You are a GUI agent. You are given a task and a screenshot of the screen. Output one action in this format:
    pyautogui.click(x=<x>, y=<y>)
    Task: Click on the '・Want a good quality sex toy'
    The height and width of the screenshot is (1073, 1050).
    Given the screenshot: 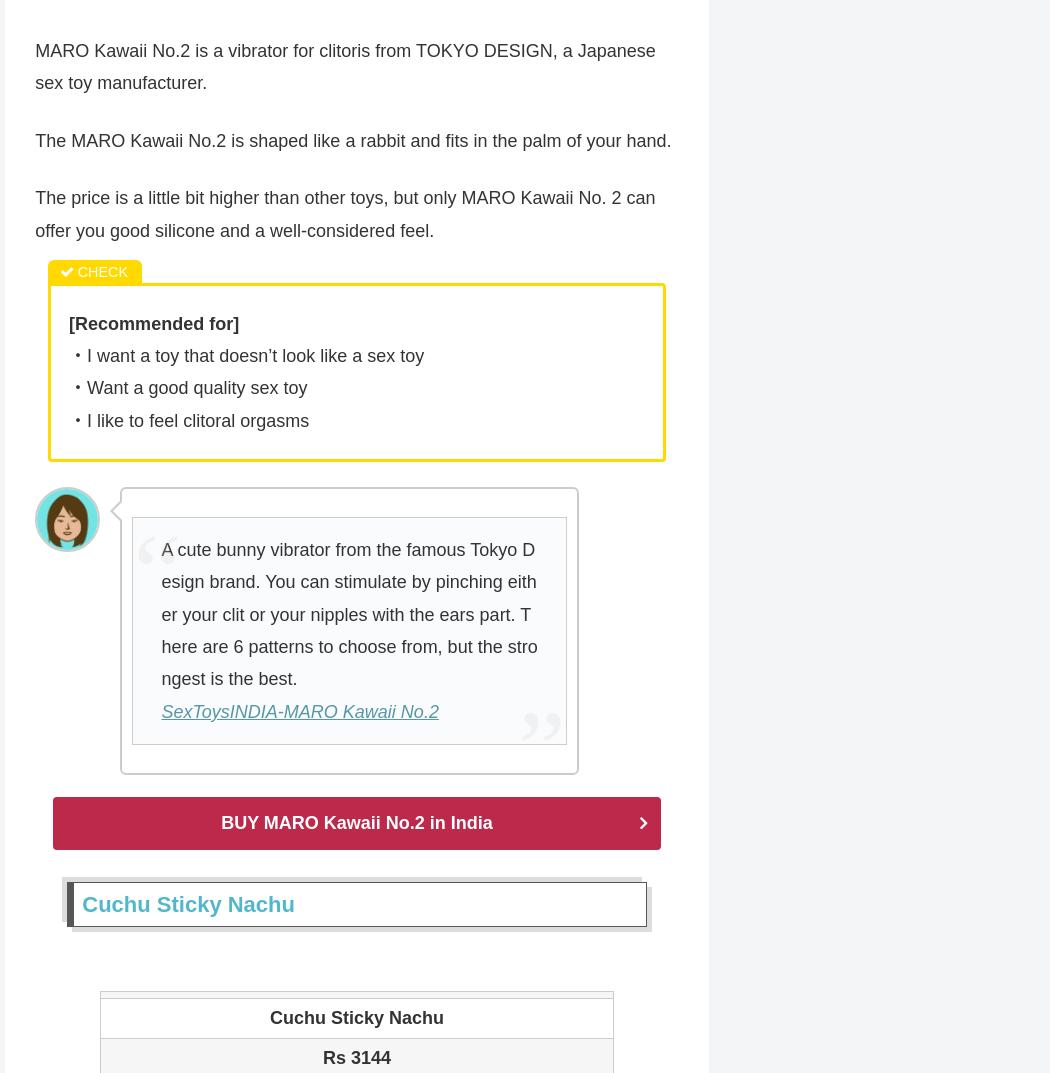 What is the action you would take?
    pyautogui.click(x=187, y=389)
    